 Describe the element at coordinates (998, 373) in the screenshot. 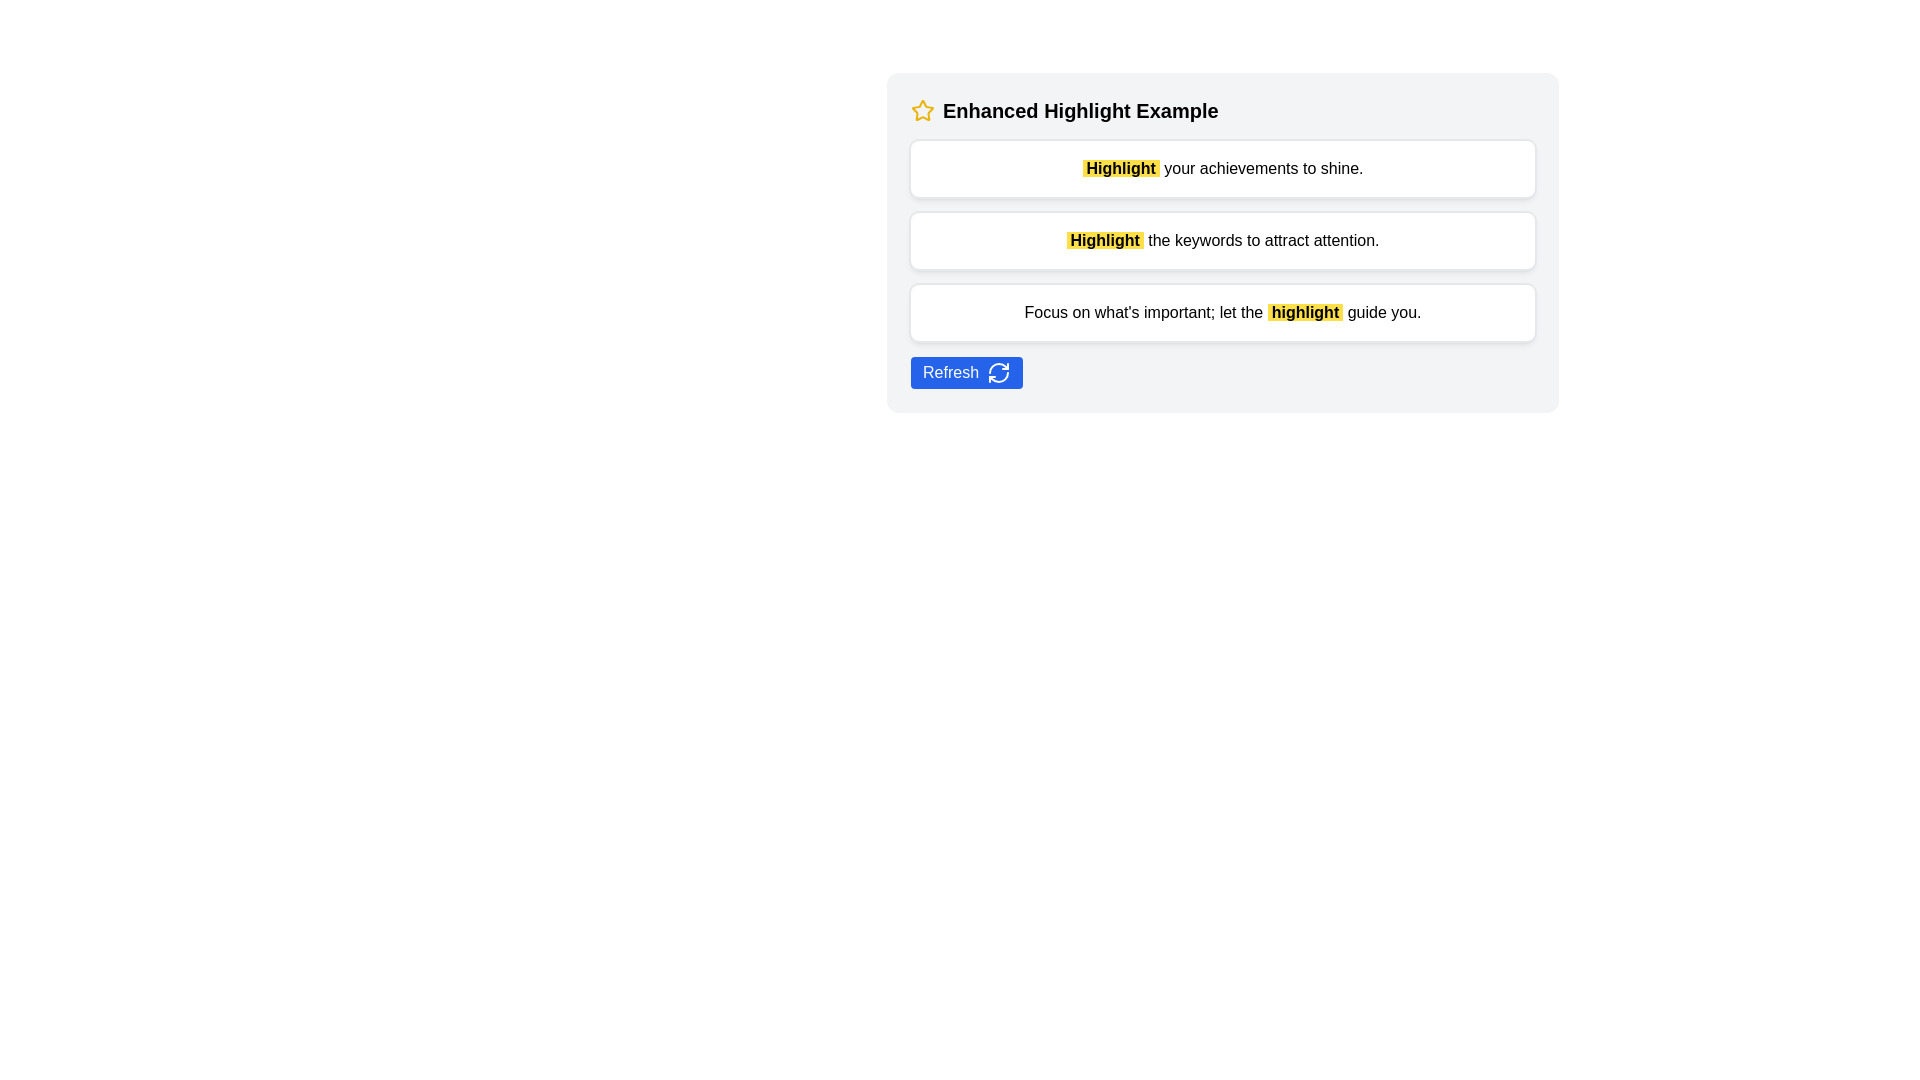

I see `the Refresh button, which contains the Refresh icon, located at the bottom of the interface` at that location.